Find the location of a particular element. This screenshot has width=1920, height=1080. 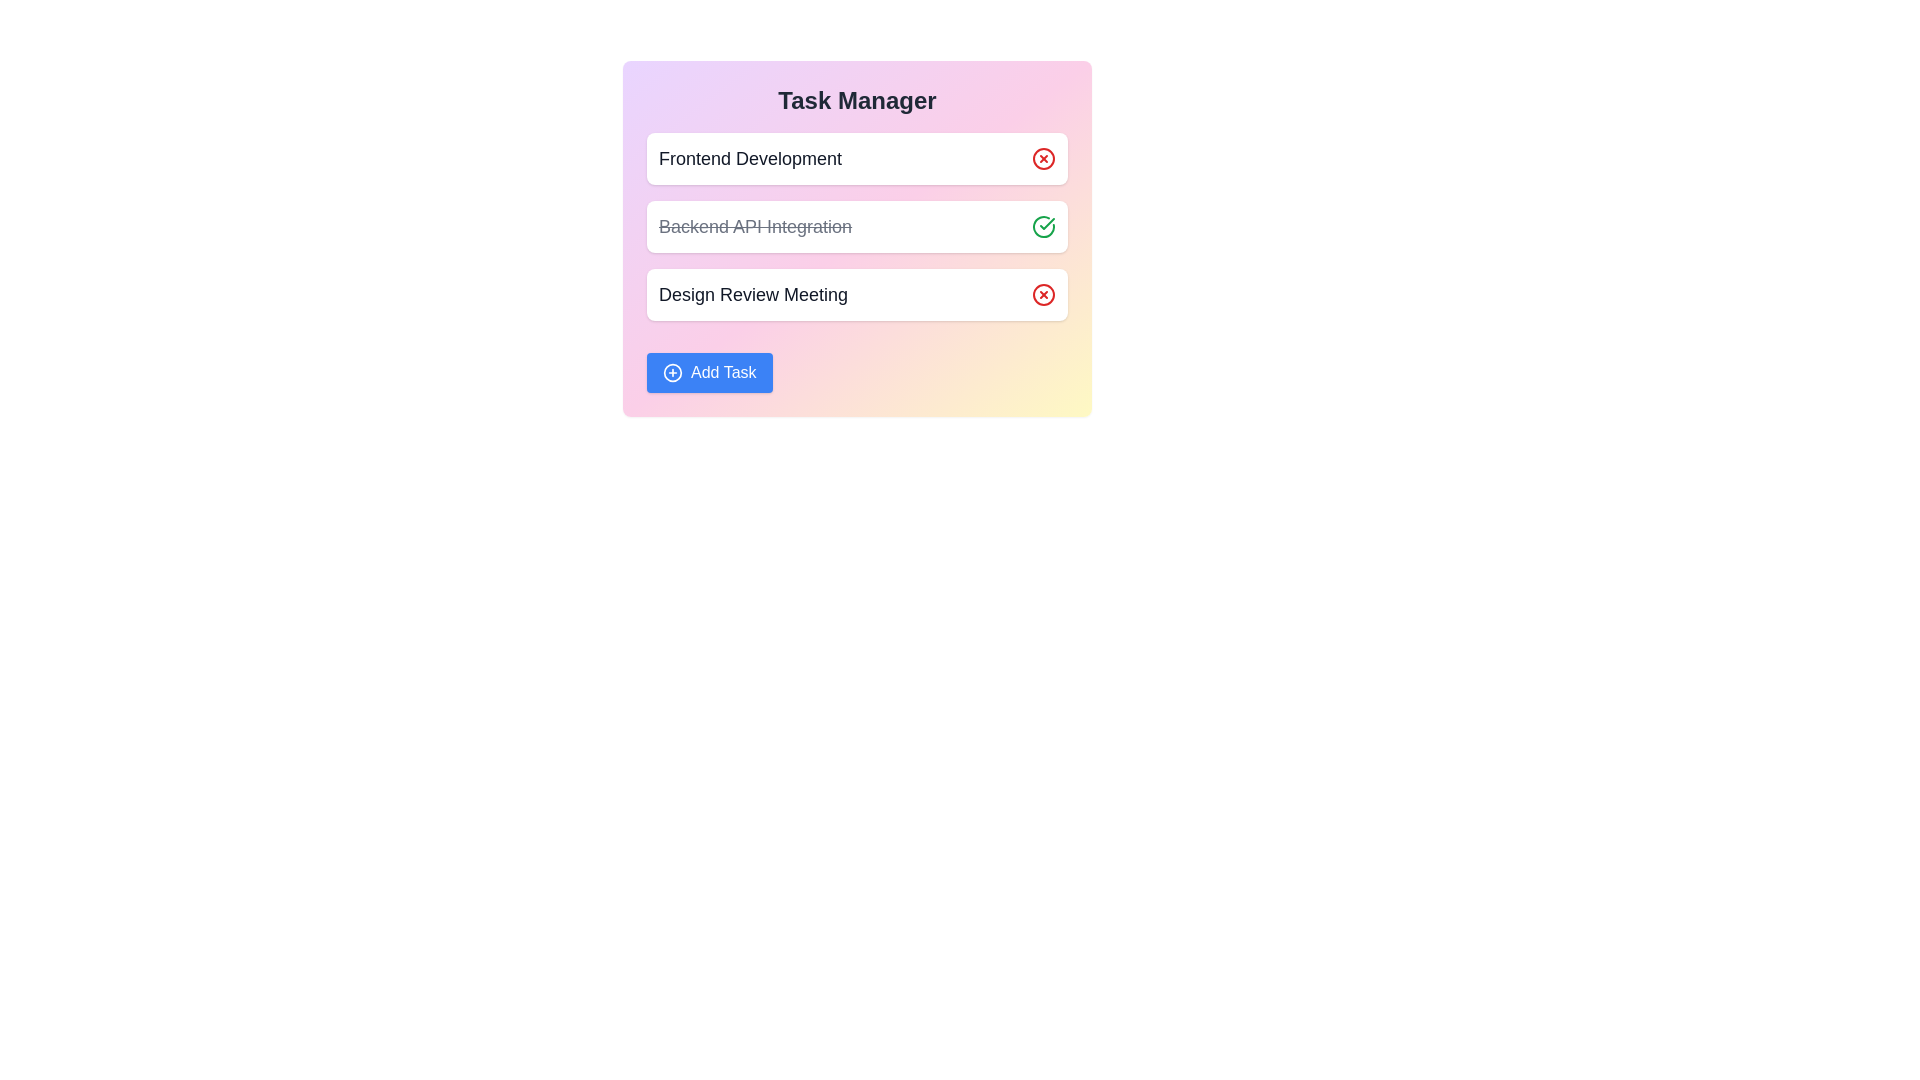

the 'X' icon associated with the task 'Frontend Development' is located at coordinates (1042, 157).